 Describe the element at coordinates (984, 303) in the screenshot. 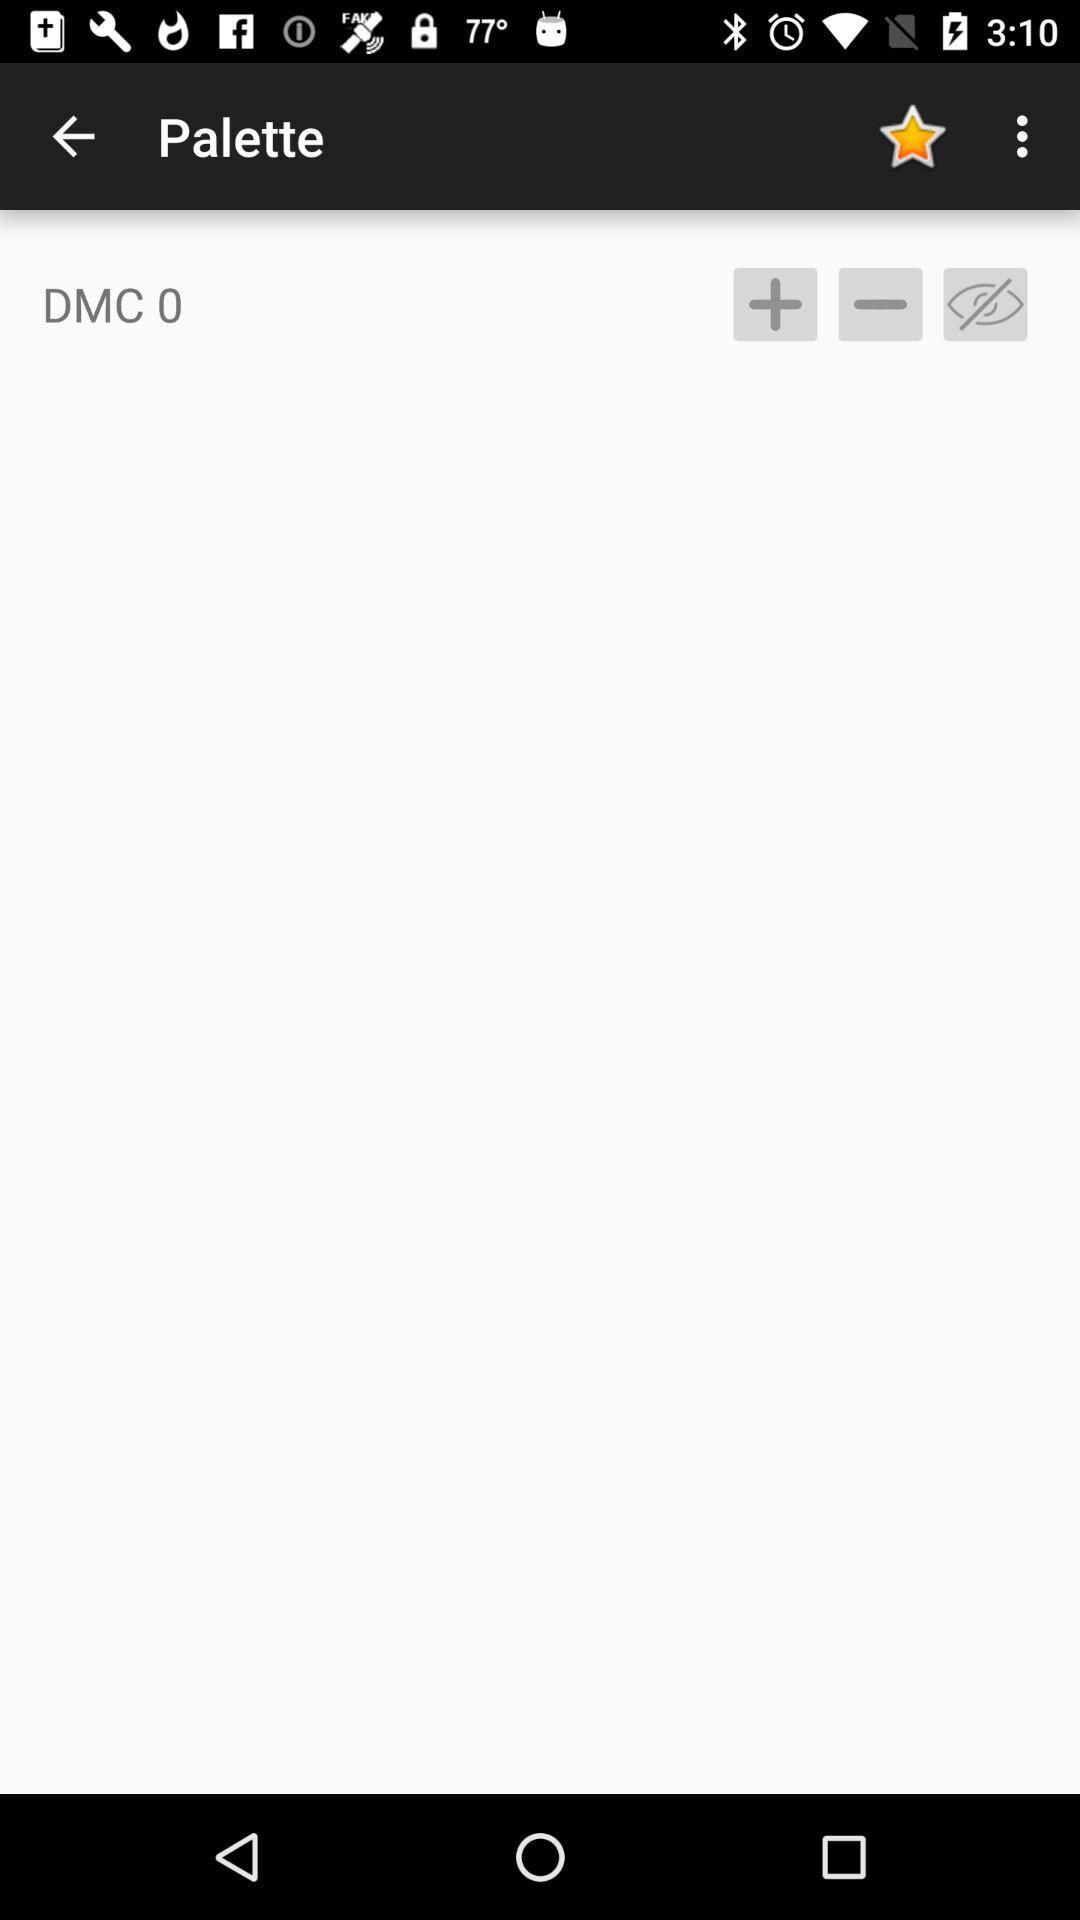

I see `remove icon box` at that location.